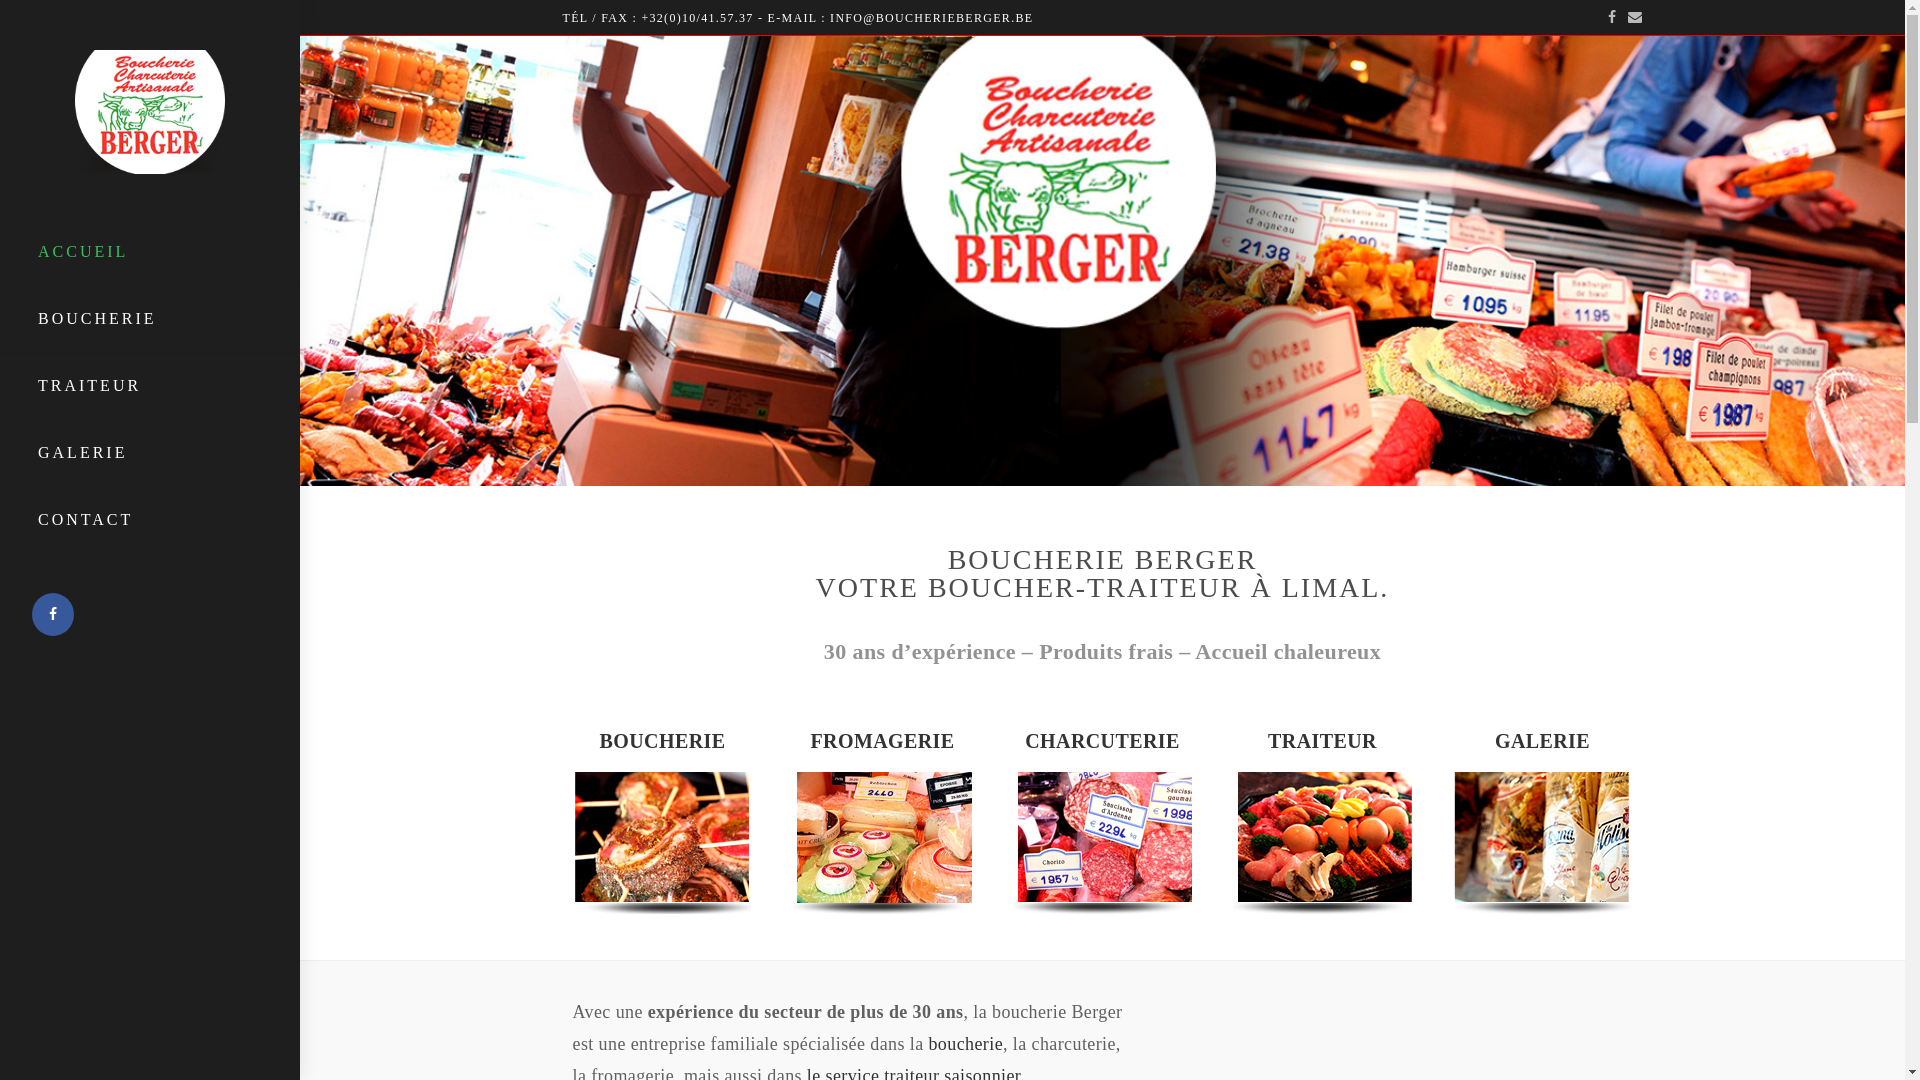 Image resolution: width=1920 pixels, height=1080 pixels. What do you see at coordinates (148, 519) in the screenshot?
I see `'CONTACT'` at bounding box center [148, 519].